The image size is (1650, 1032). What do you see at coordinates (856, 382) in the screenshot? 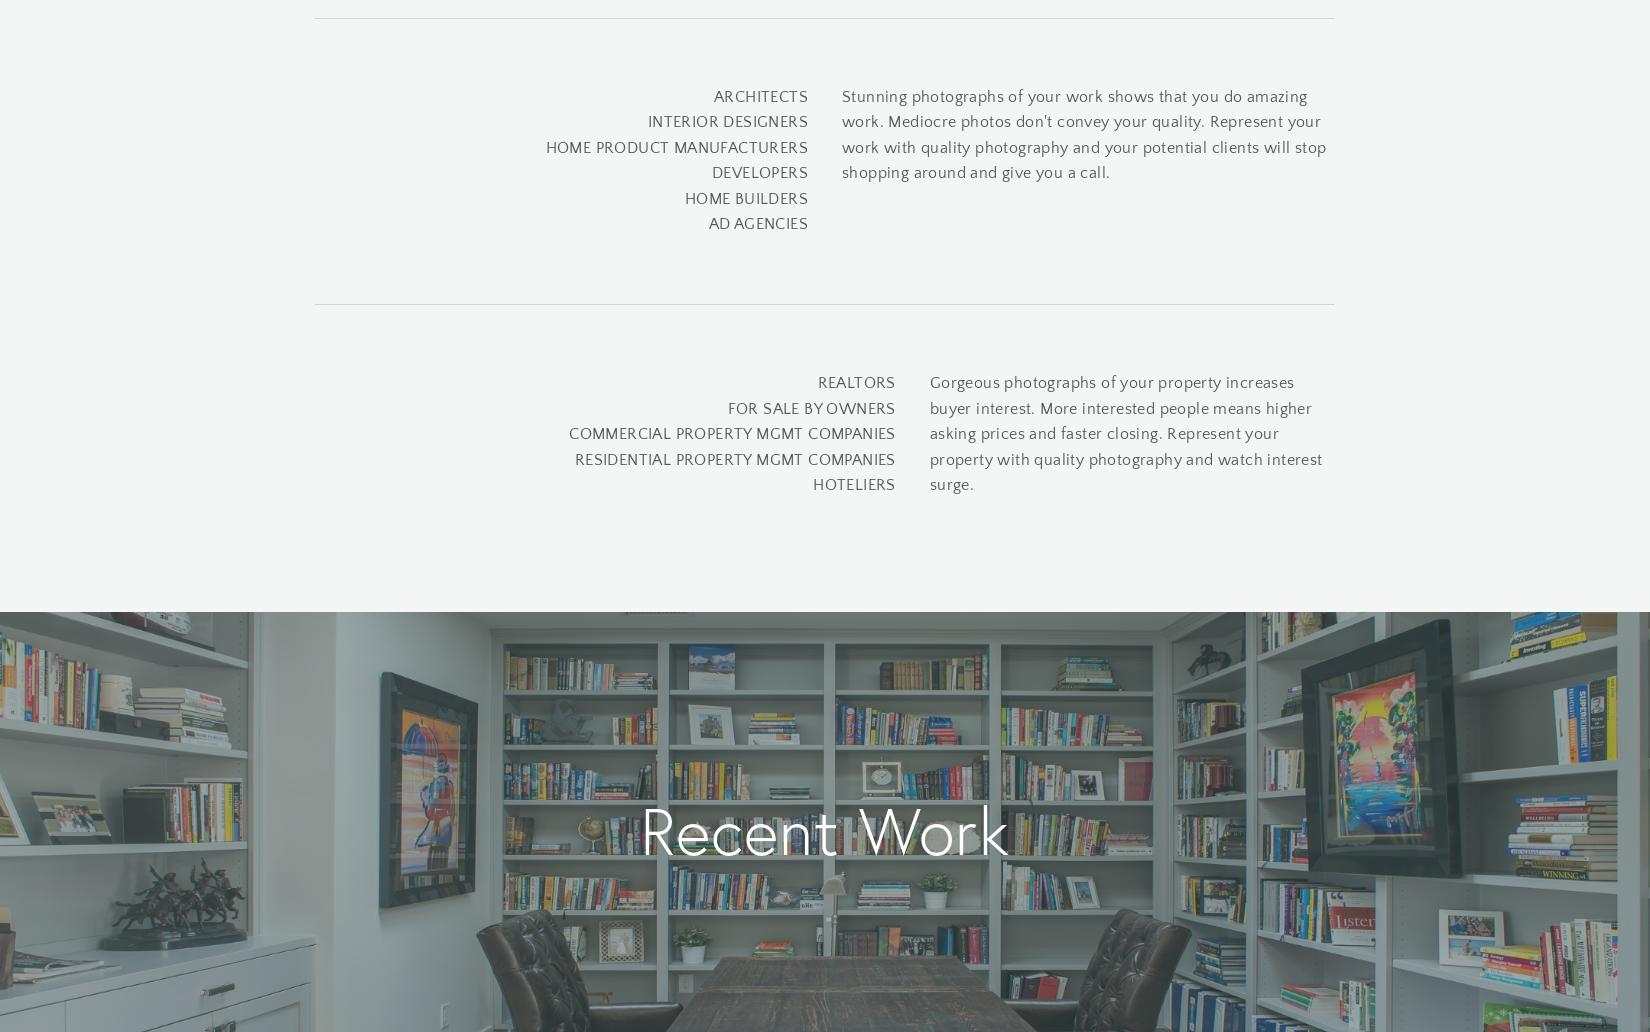
I see `'REALTORS'` at bounding box center [856, 382].